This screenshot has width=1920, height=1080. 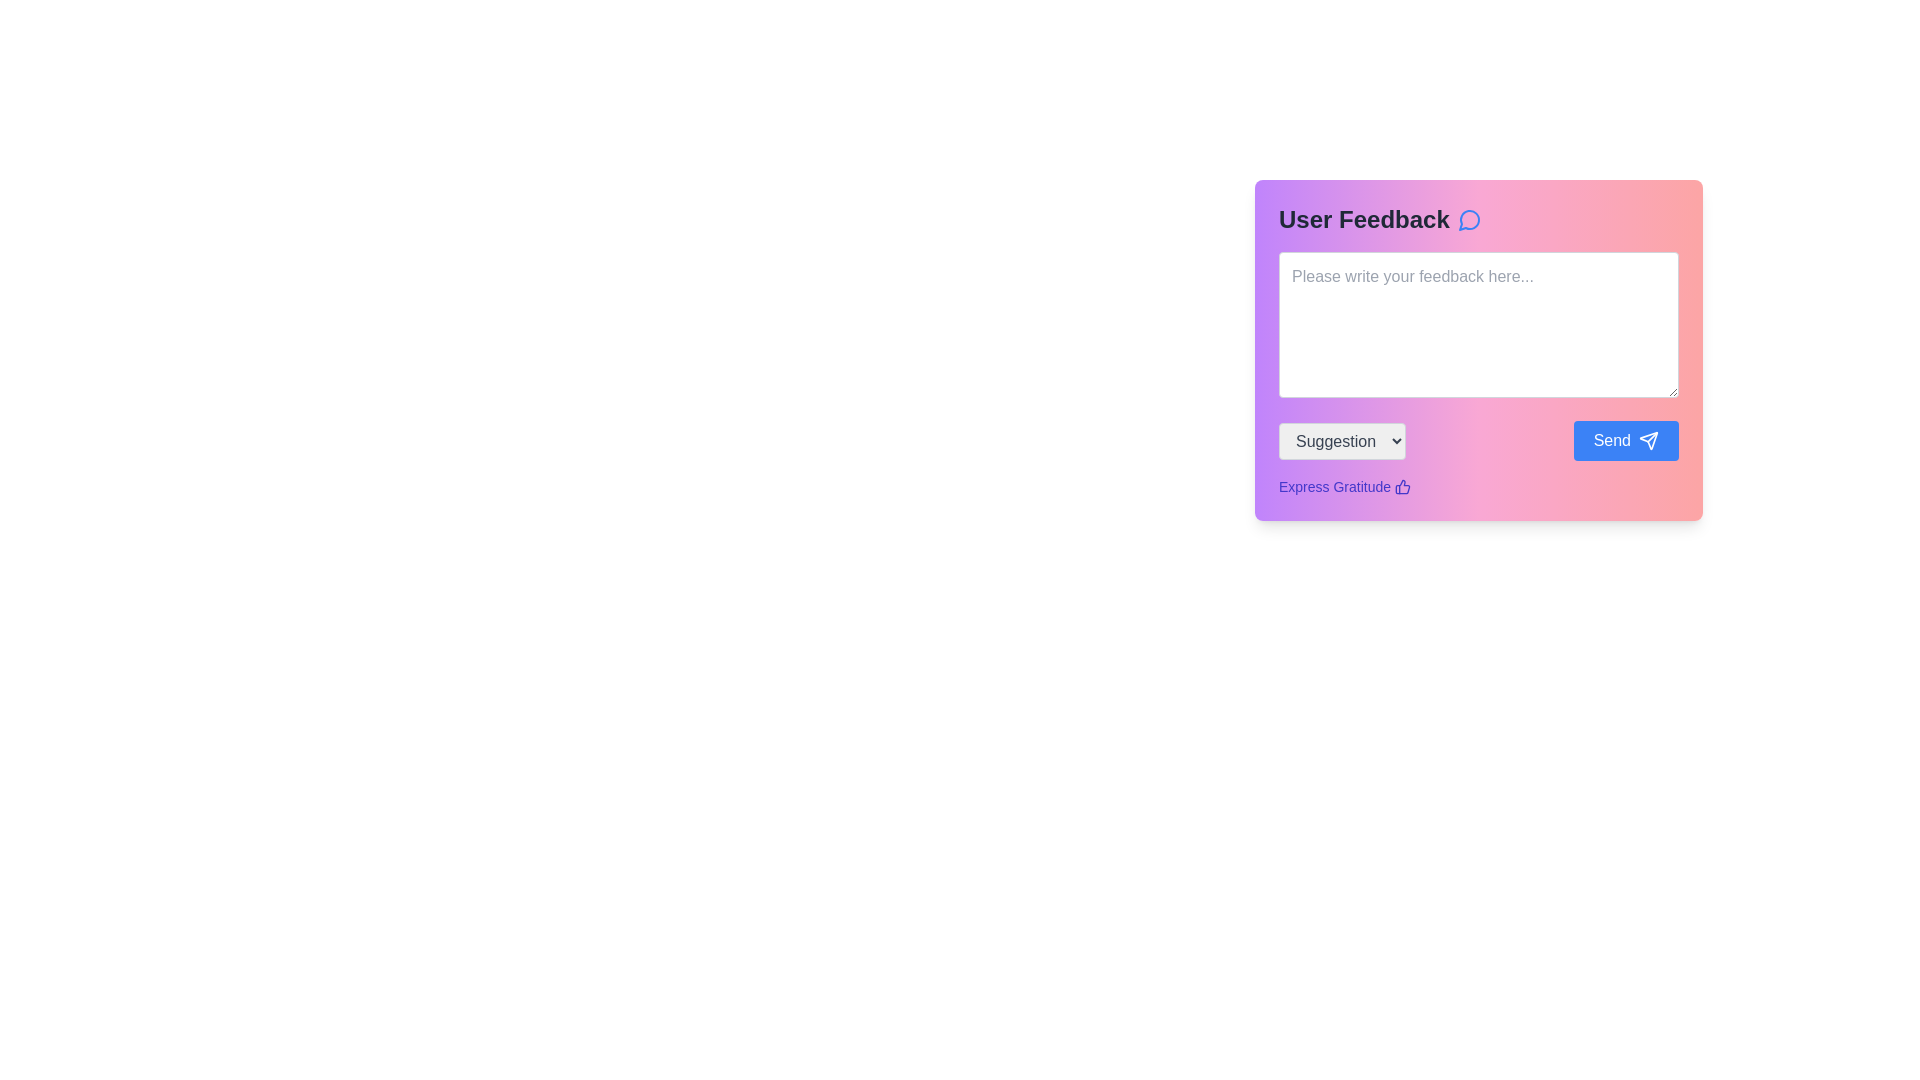 What do you see at coordinates (1344, 486) in the screenshot?
I see `the 'Express Gratitude' text link with a thumbs-up icon located at the bottom of the 'User Feedback' card` at bounding box center [1344, 486].